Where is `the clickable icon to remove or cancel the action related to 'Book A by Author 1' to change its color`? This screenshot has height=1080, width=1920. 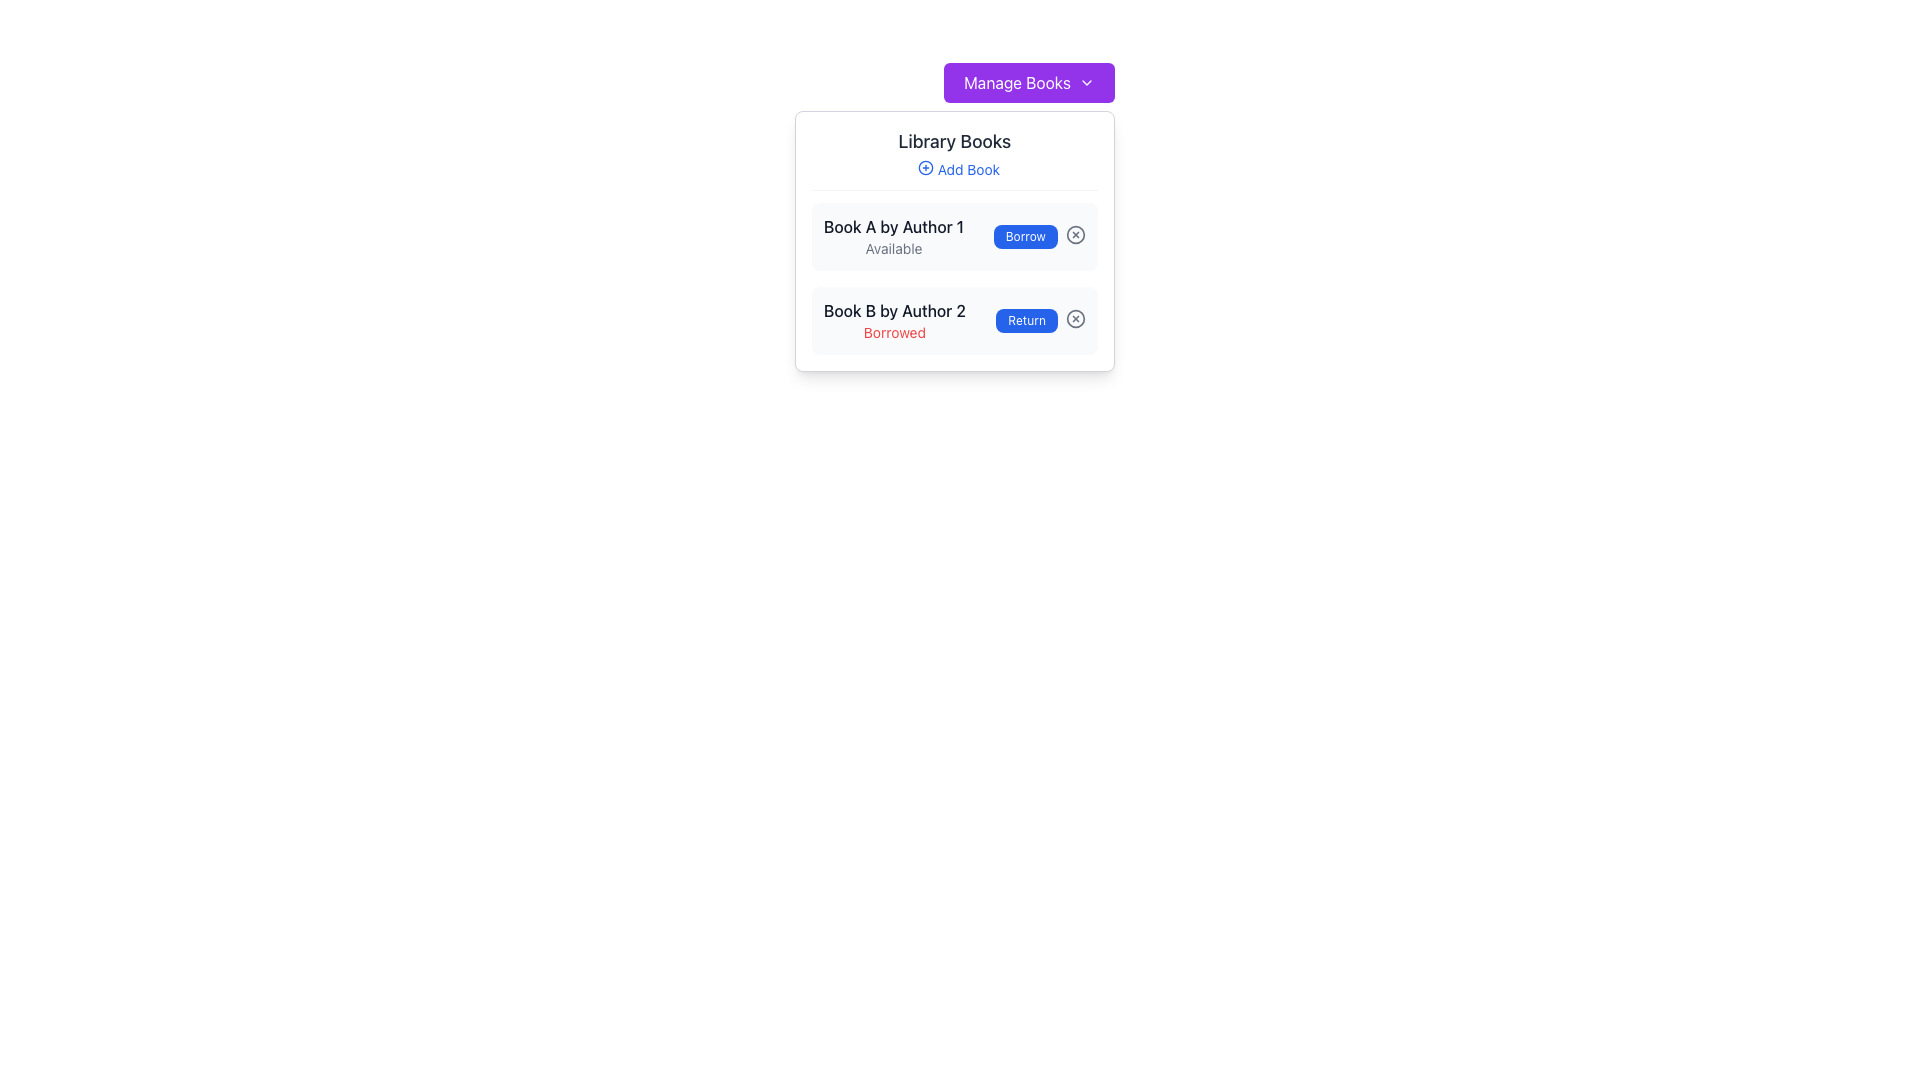
the clickable icon to remove or cancel the action related to 'Book A by Author 1' to change its color is located at coordinates (1074, 234).